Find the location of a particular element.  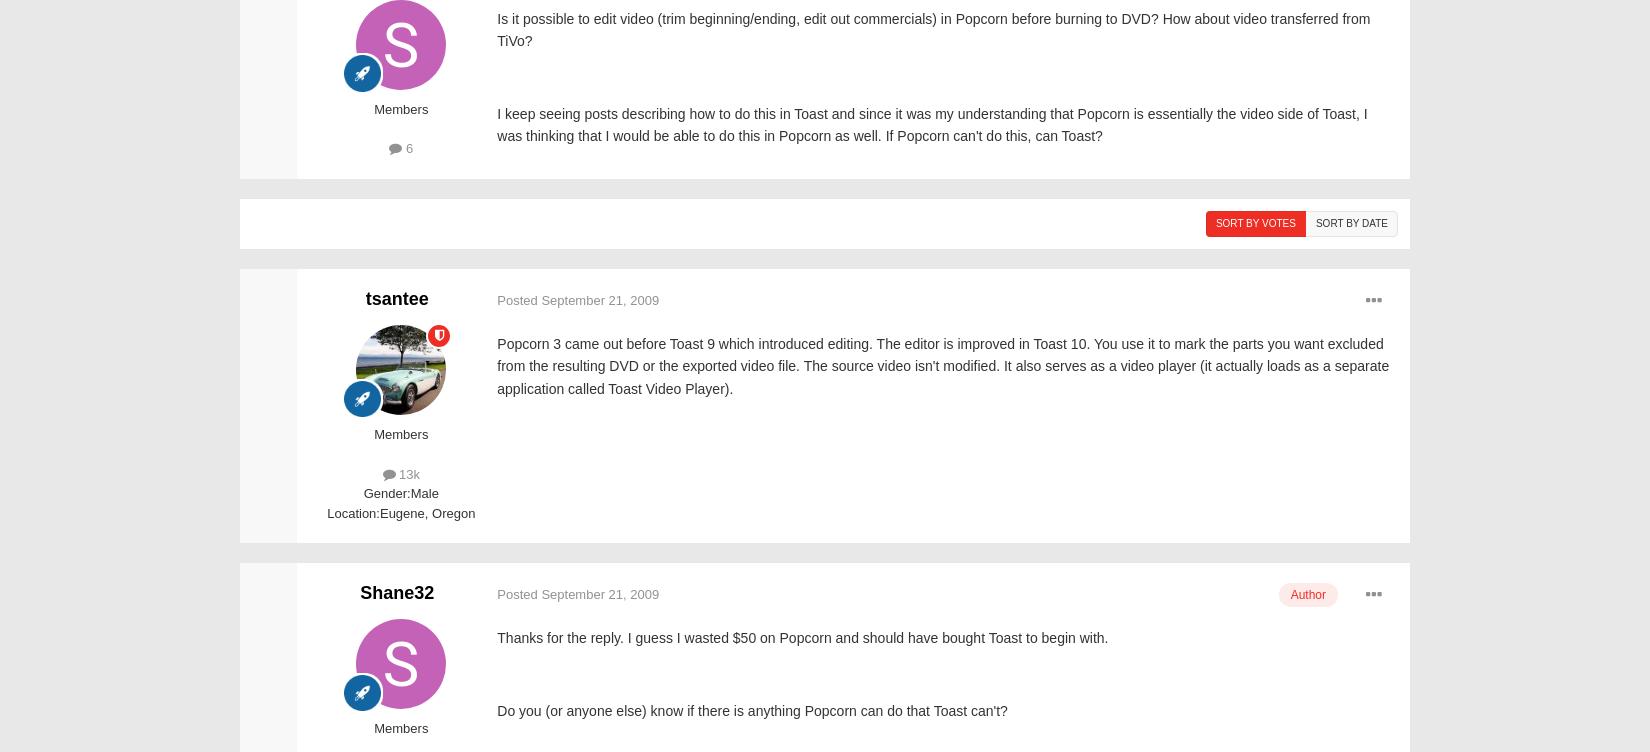

'Is it possible to edit video (trim beginning/ending, edit out commercials) in Popcorn before burning to DVD?  How about video transferred from TiVo?' is located at coordinates (933, 29).